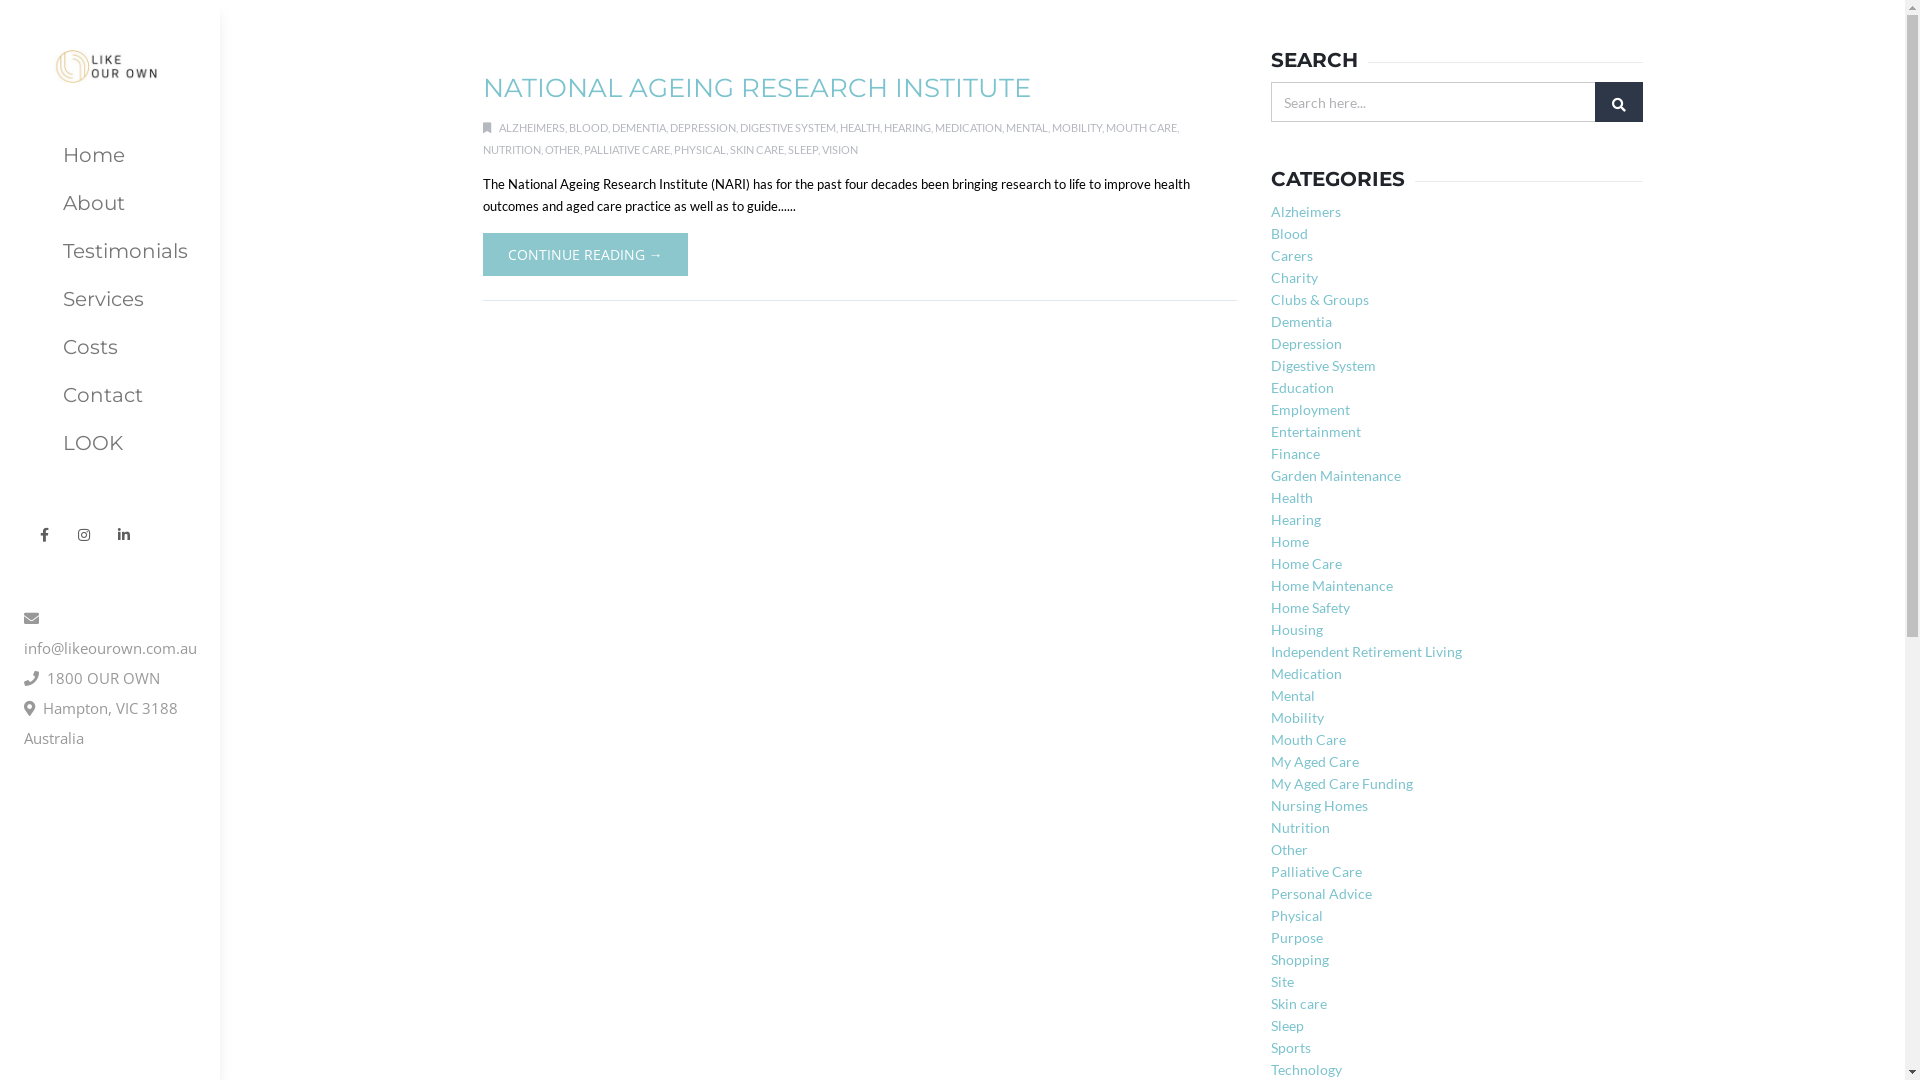 Image resolution: width=1920 pixels, height=1080 pixels. Describe the element at coordinates (1316, 870) in the screenshot. I see `'Palliative Care'` at that location.